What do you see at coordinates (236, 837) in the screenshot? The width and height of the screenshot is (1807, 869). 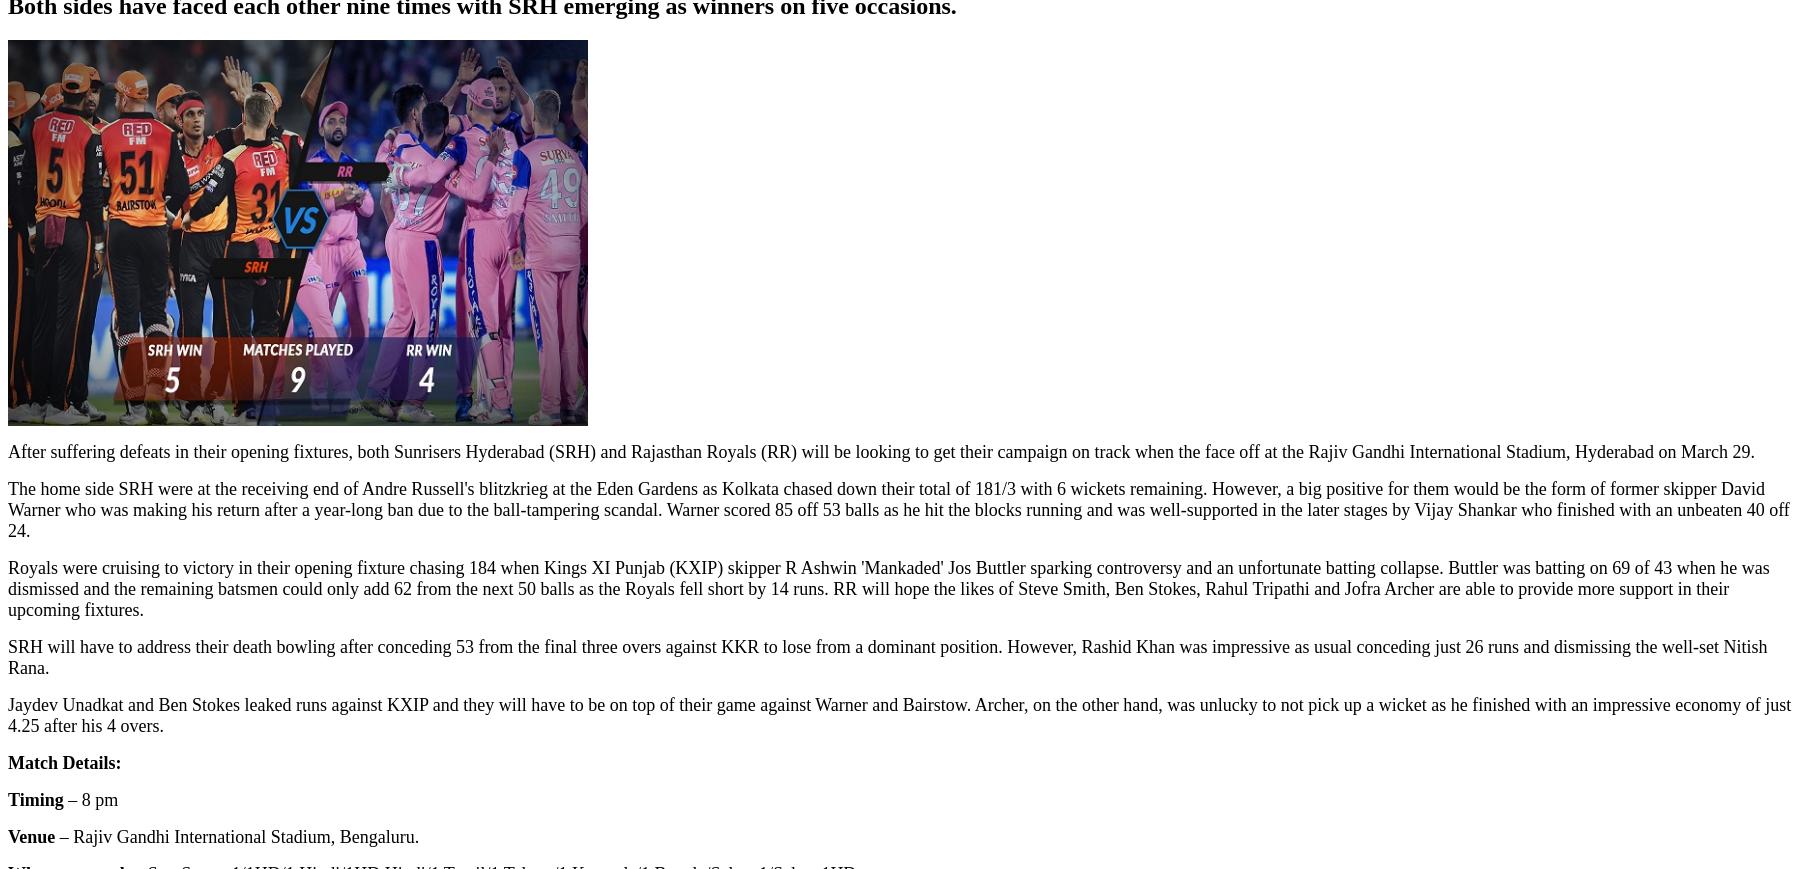 I see `'– Rajiv Gandhi International Stadium, Bengaluru.'` at bounding box center [236, 837].